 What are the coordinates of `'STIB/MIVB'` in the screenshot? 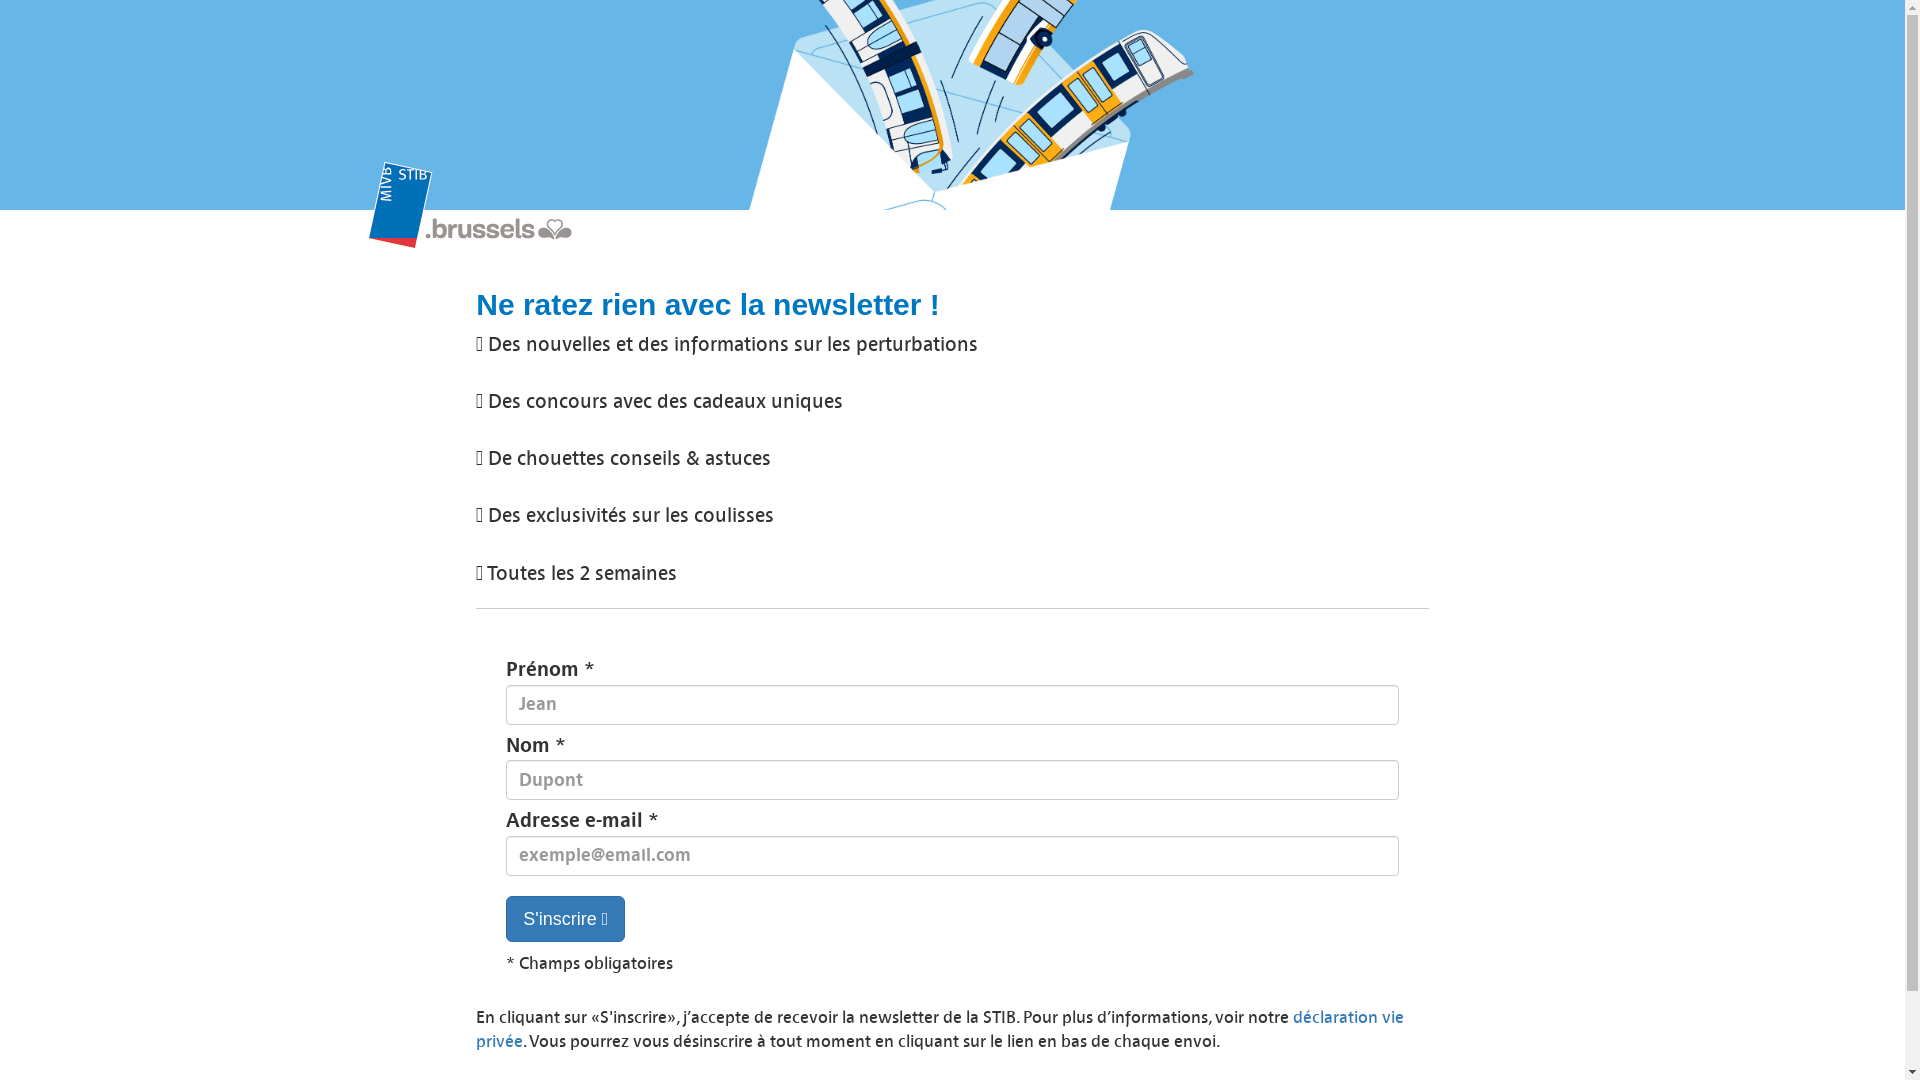 It's located at (493, 214).